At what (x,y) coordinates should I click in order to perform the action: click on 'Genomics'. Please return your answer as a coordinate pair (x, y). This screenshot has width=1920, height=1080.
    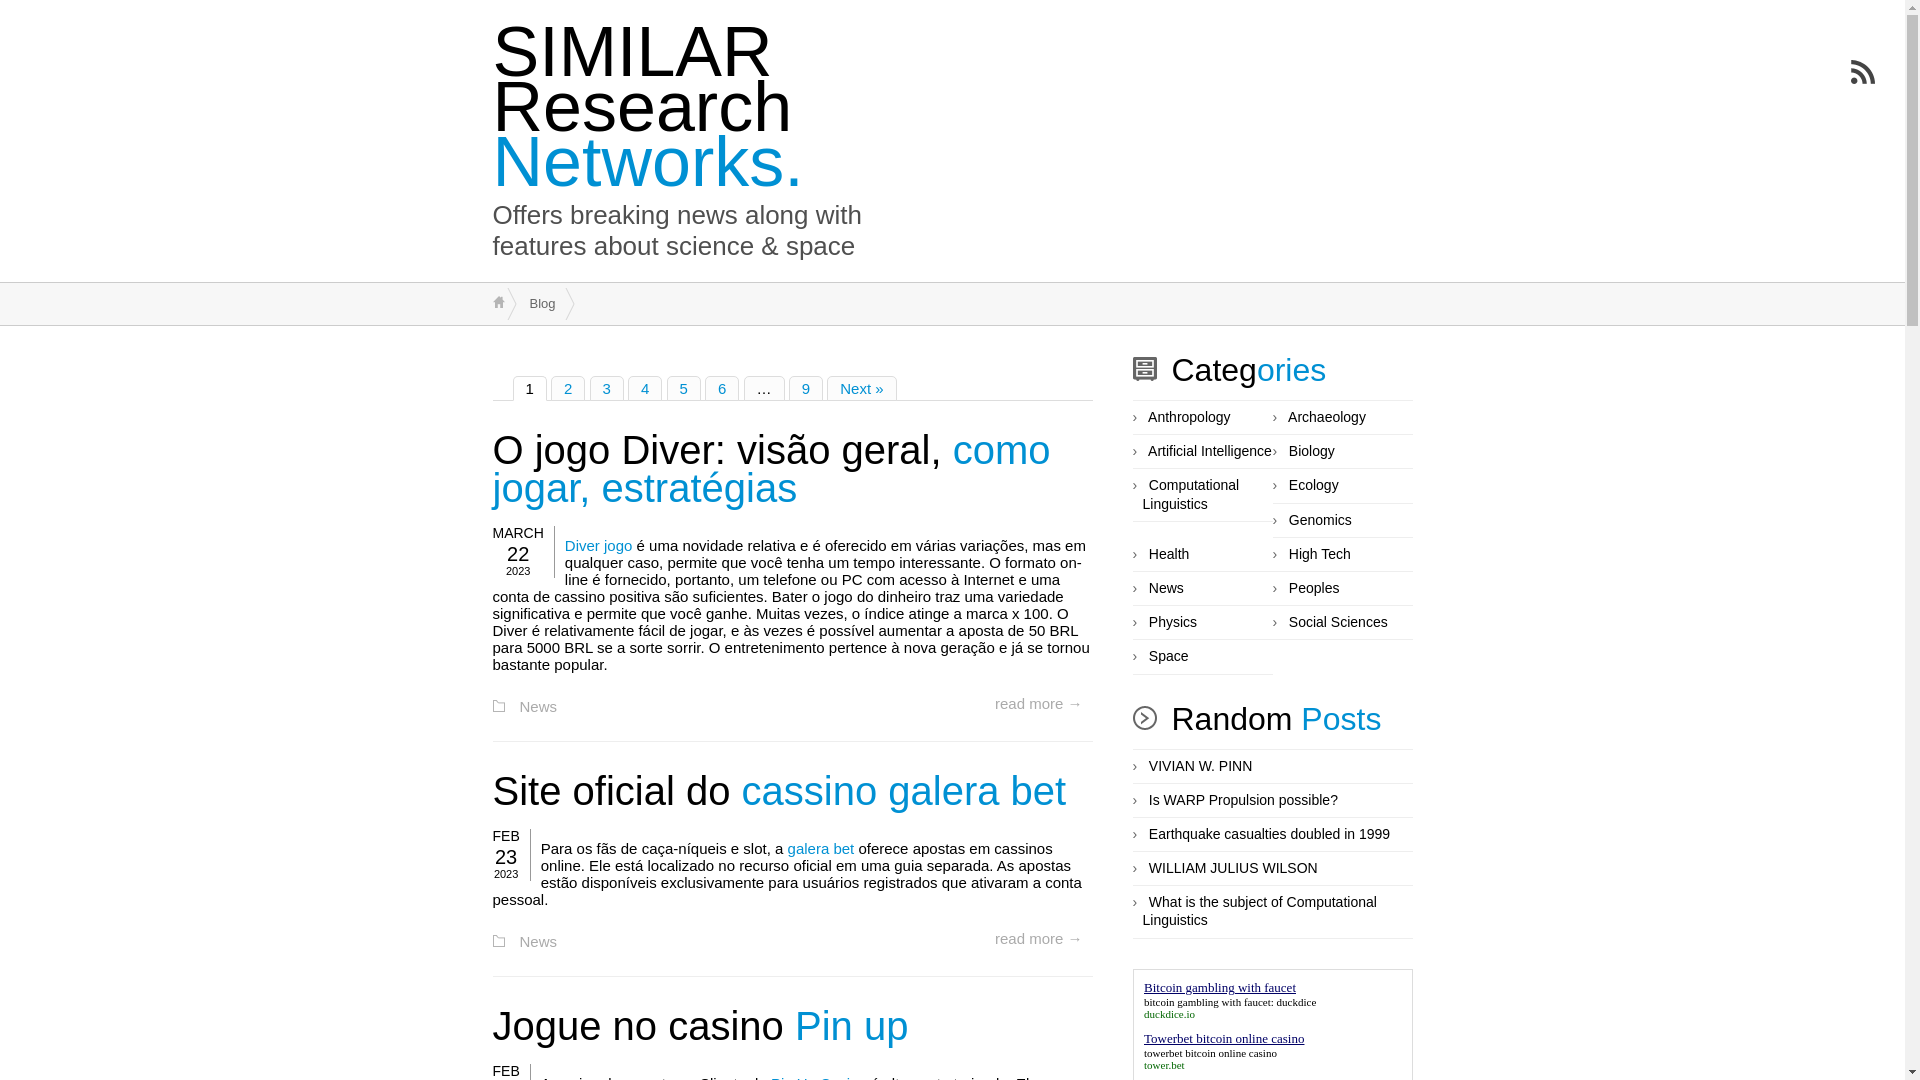
    Looking at the image, I should click on (1320, 519).